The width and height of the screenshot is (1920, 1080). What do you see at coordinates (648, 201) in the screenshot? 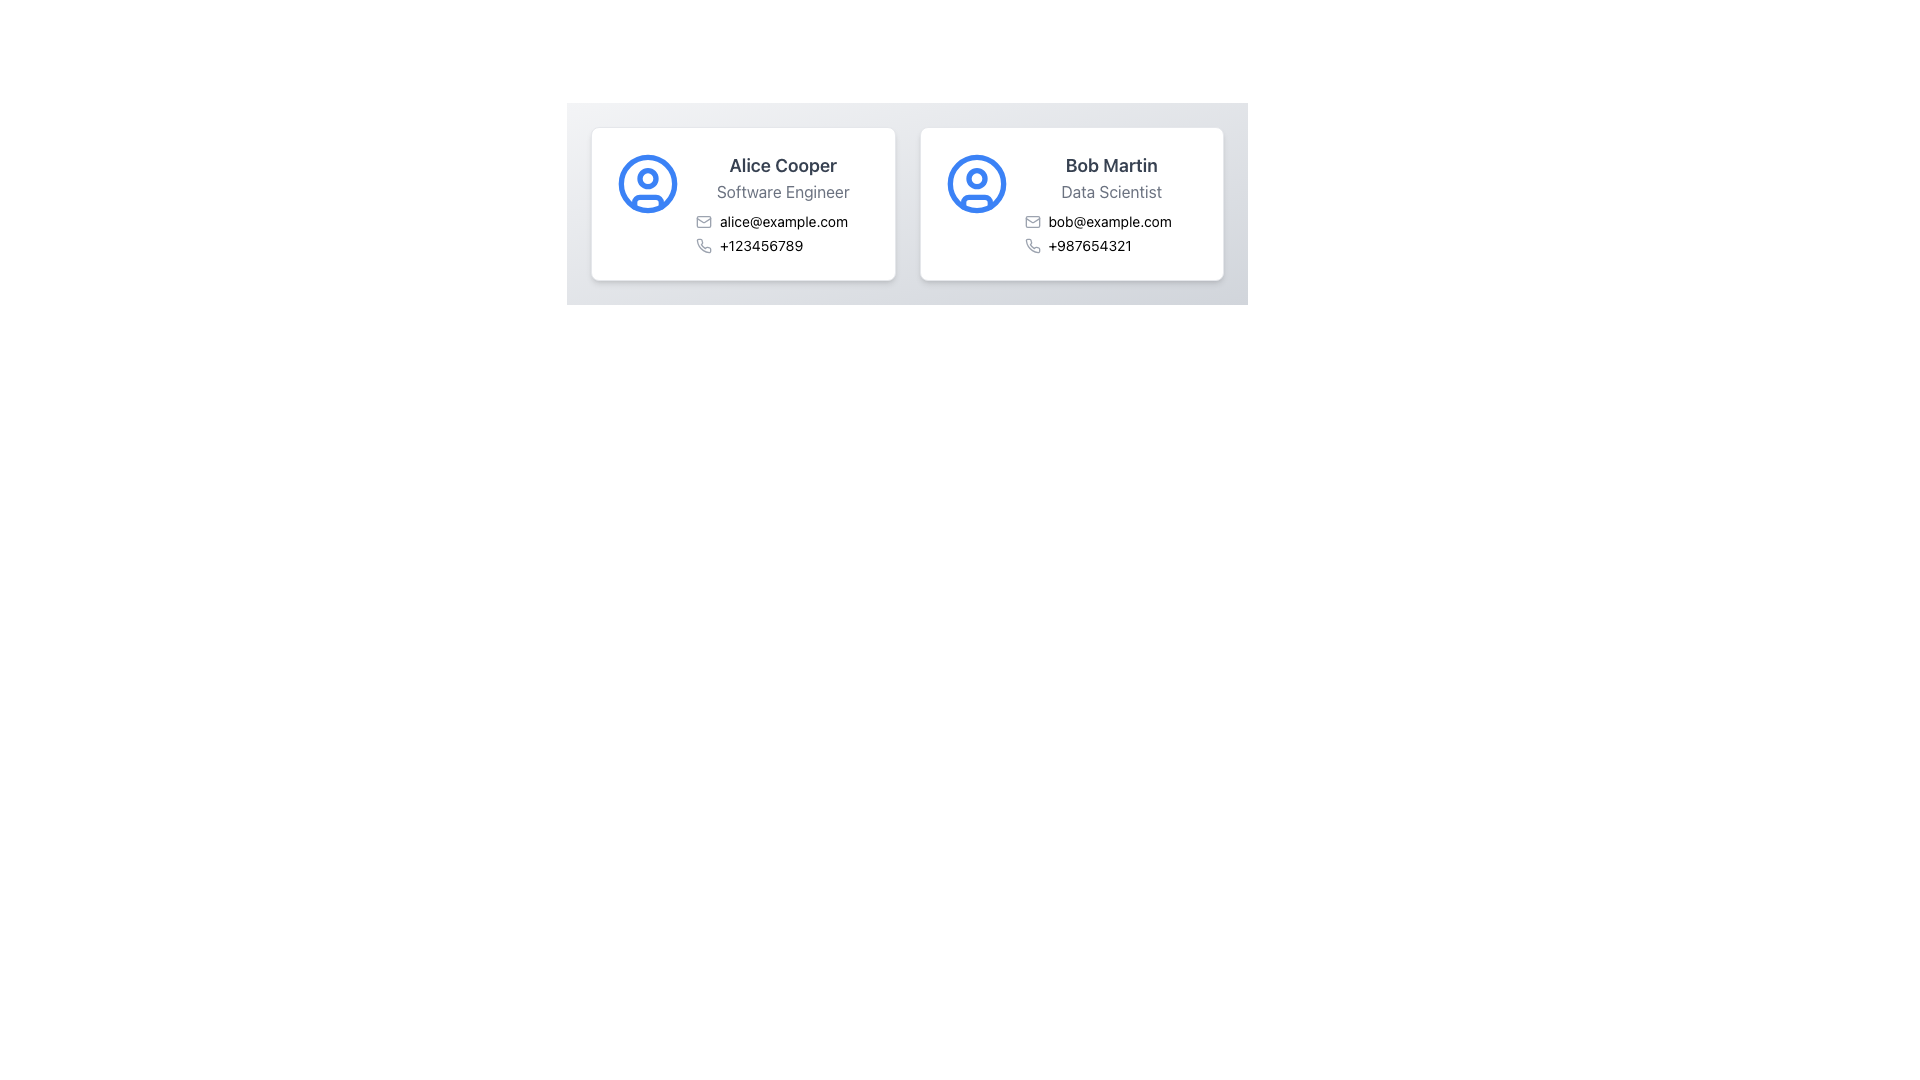
I see `the third sub-component of the user icon representing Alice Cooper, located at the bottom portion of the circle` at bounding box center [648, 201].